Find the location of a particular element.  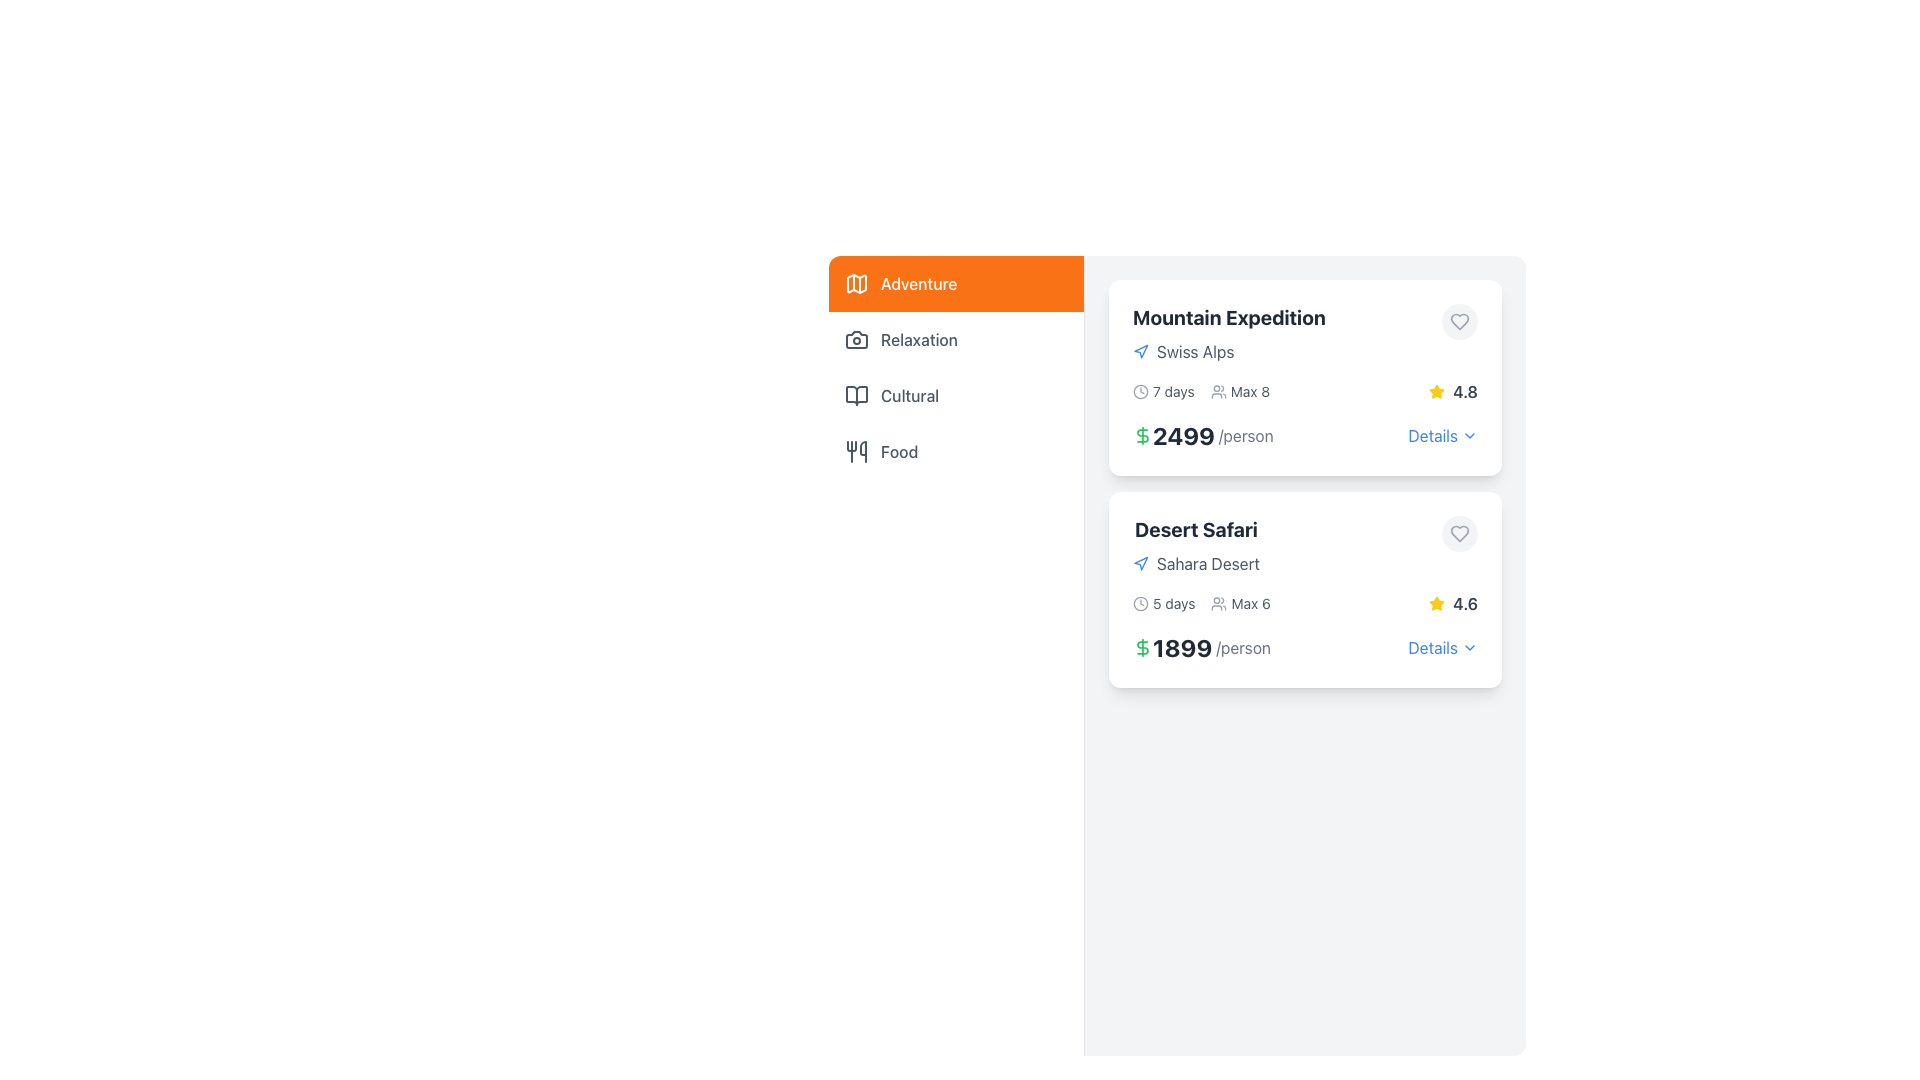

the numerical pricing detail text label that appears immediately to the right of the green dollar sign and is followed by '/person' is located at coordinates (1184, 434).